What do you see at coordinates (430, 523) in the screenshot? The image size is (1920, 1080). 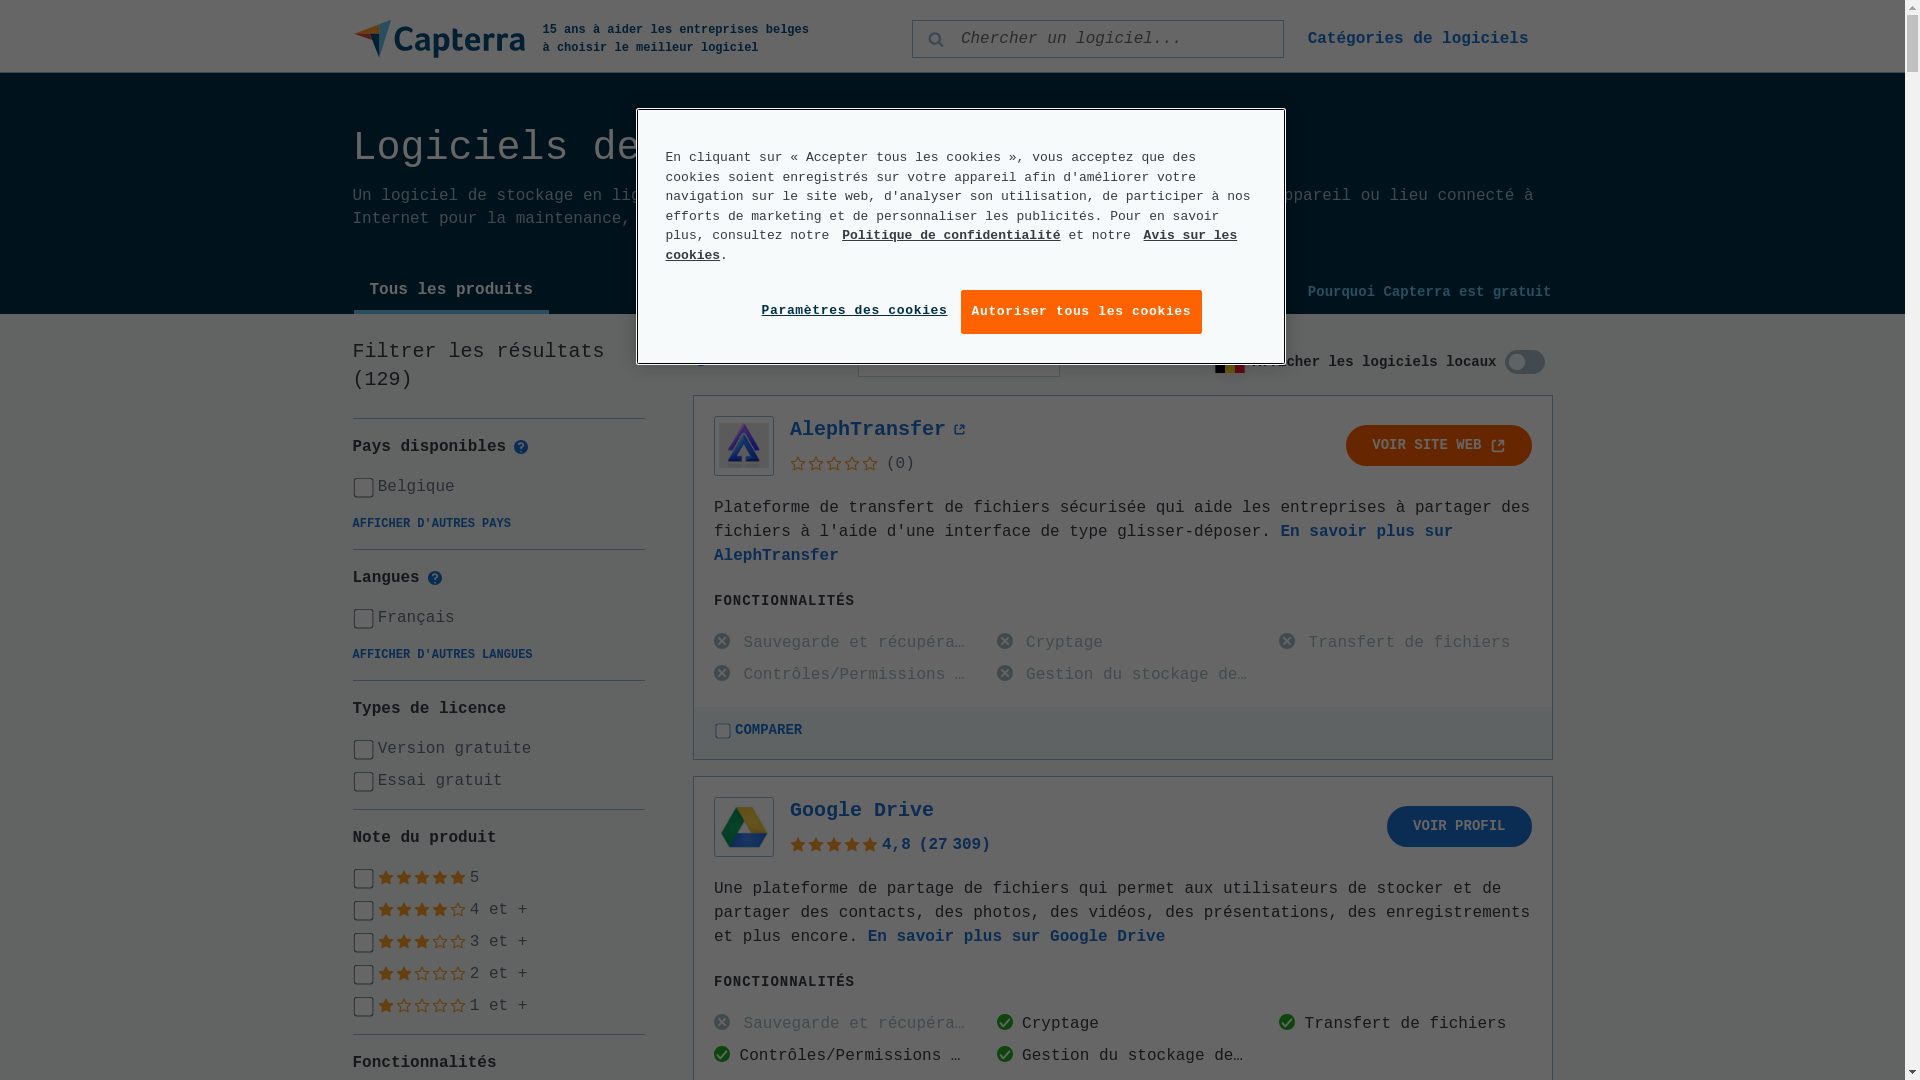 I see `'AFFICHER D'AUTRES PAYS'` at bounding box center [430, 523].